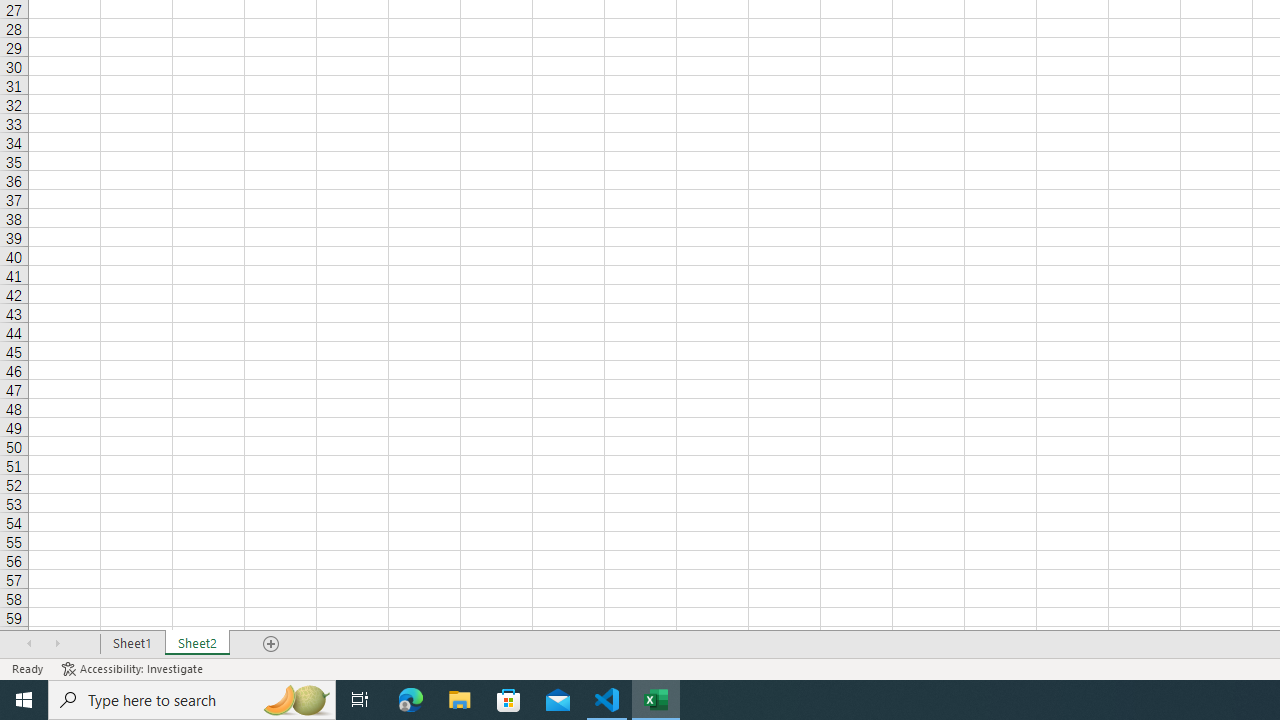 This screenshot has width=1280, height=720. What do you see at coordinates (131, 644) in the screenshot?
I see `'Sheet1'` at bounding box center [131, 644].